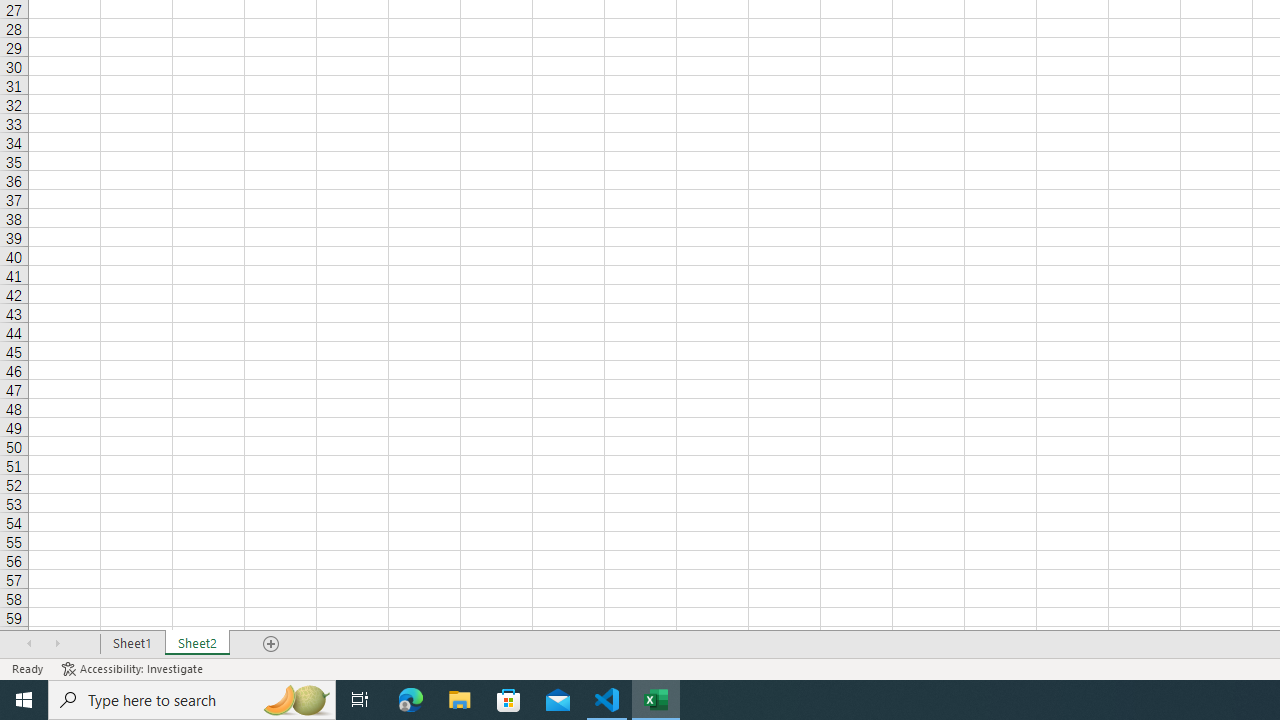 This screenshot has width=1280, height=720. What do you see at coordinates (131, 644) in the screenshot?
I see `'Sheet1'` at bounding box center [131, 644].